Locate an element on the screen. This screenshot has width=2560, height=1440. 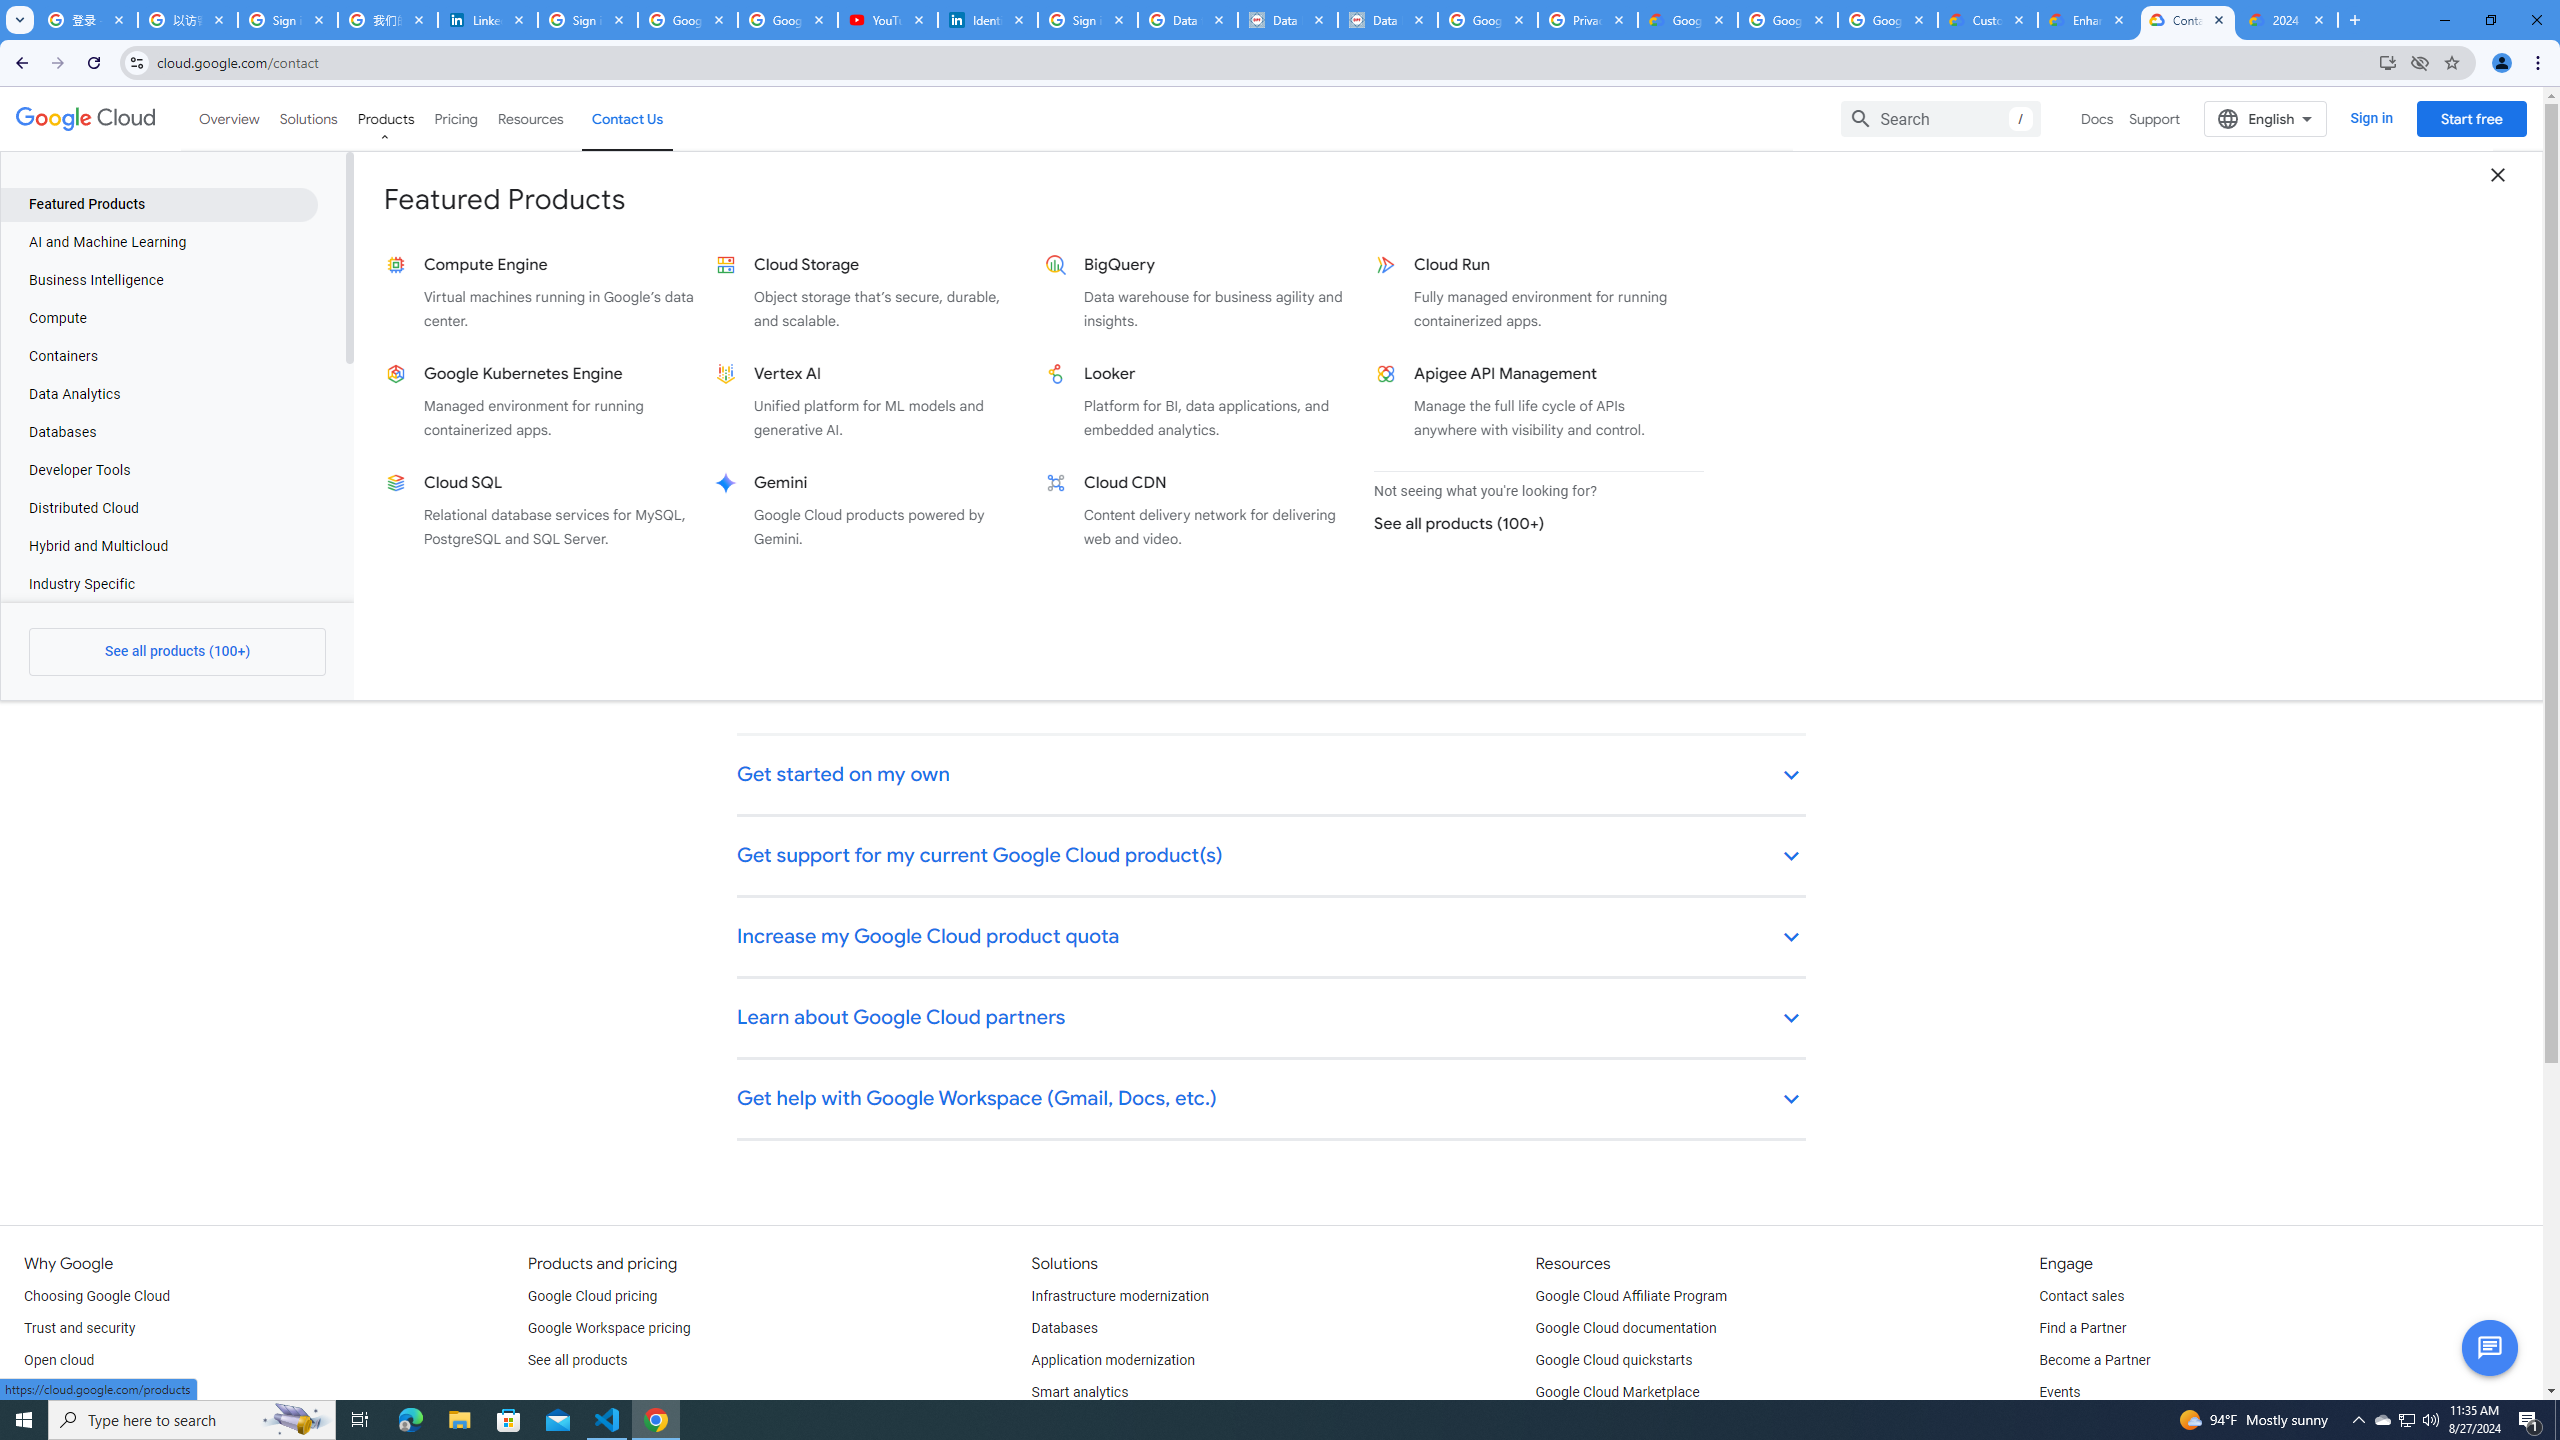
'Google Cloud pricing' is located at coordinates (591, 1297).